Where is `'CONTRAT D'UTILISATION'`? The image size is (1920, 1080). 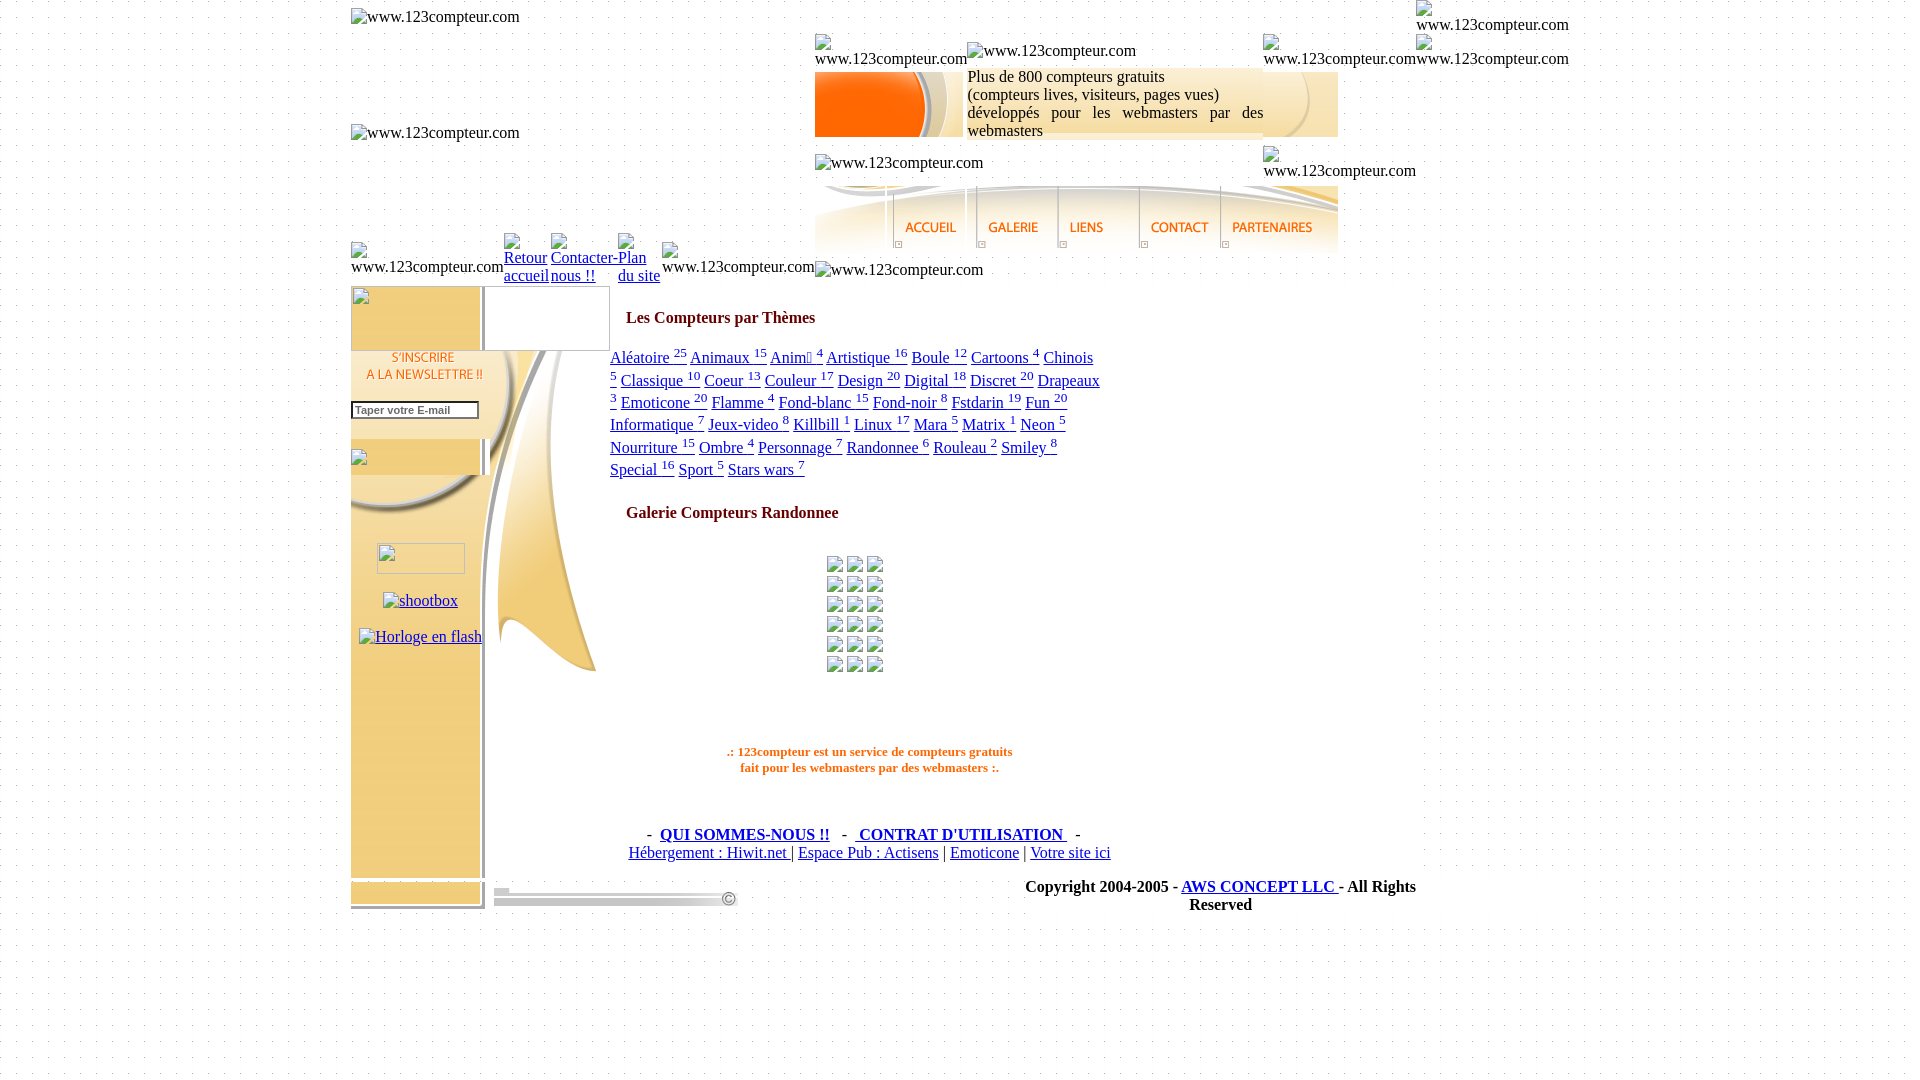 'CONTRAT D'UTILISATION' is located at coordinates (854, 834).